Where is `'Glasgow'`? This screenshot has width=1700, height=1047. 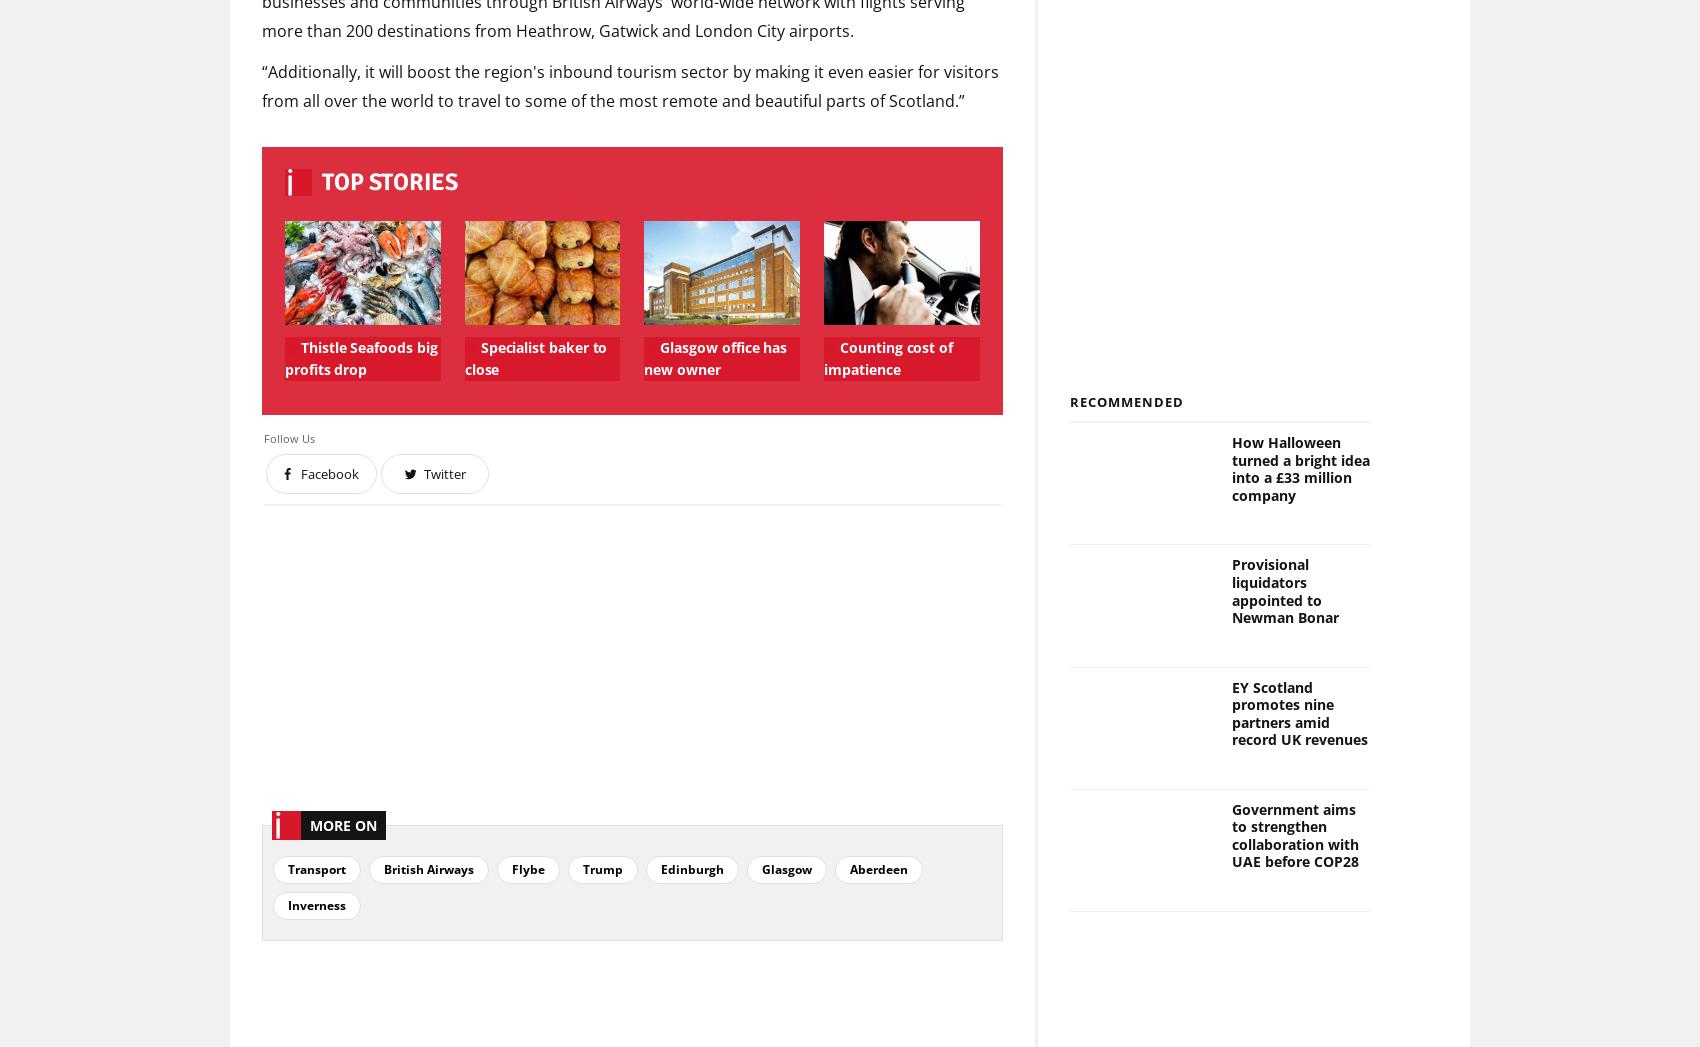 'Glasgow' is located at coordinates (785, 868).